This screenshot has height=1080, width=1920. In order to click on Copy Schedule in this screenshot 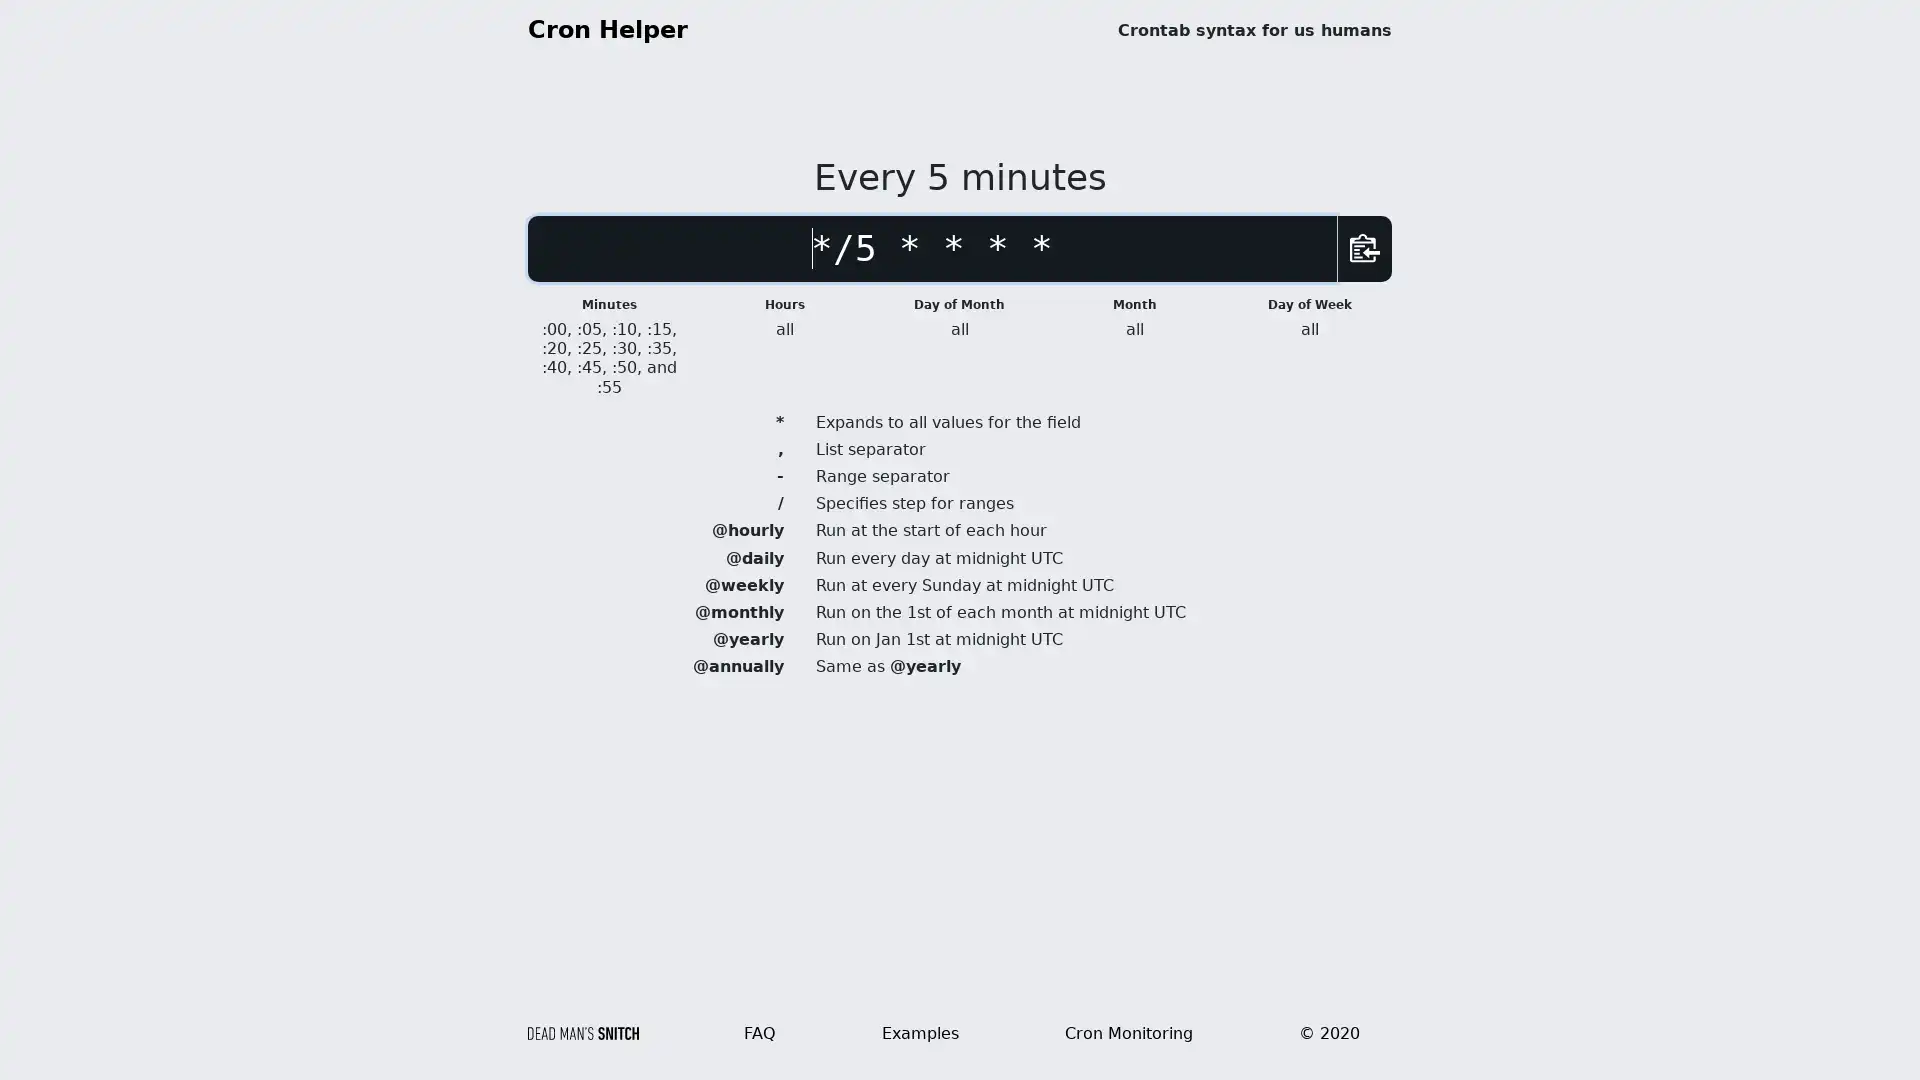, I will do `click(1362, 247)`.